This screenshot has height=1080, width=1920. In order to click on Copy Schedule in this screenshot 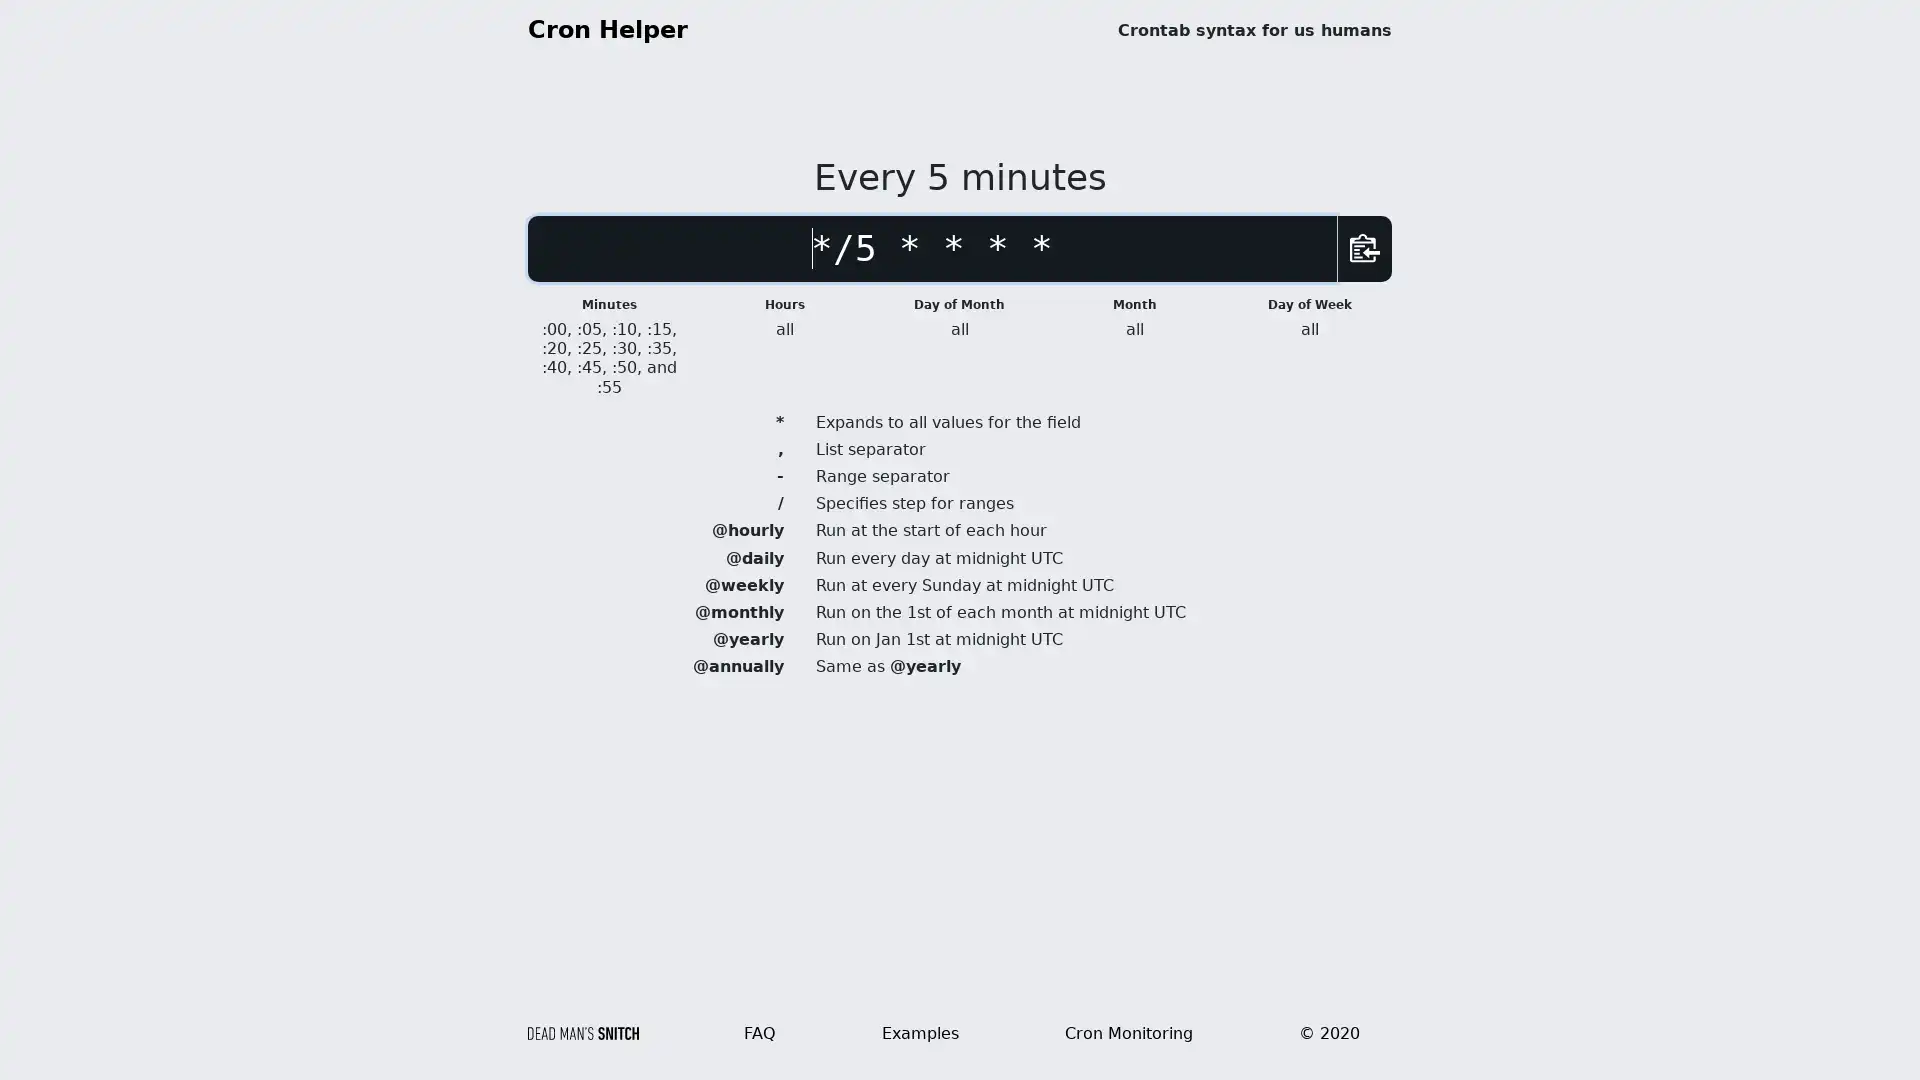, I will do `click(1362, 247)`.